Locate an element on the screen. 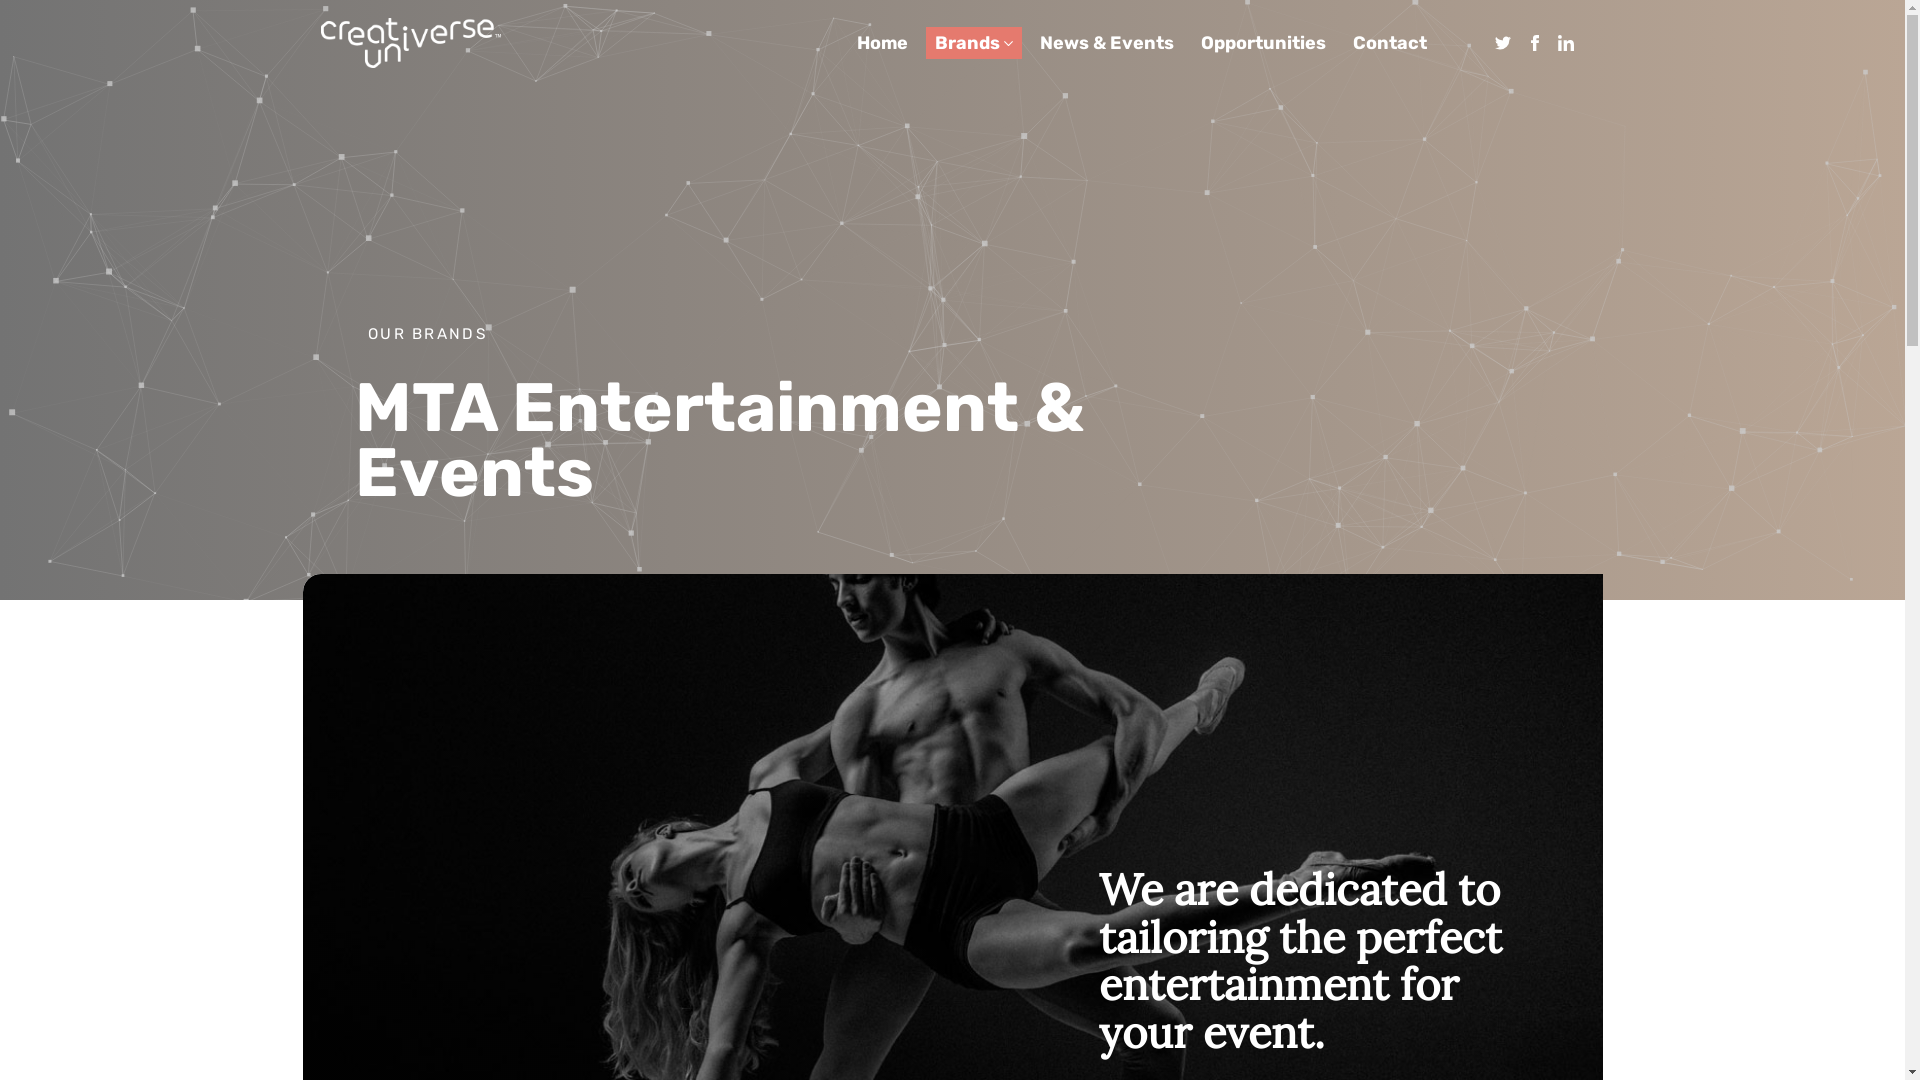 The image size is (1920, 1080). 'Opportunities' is located at coordinates (1262, 42).